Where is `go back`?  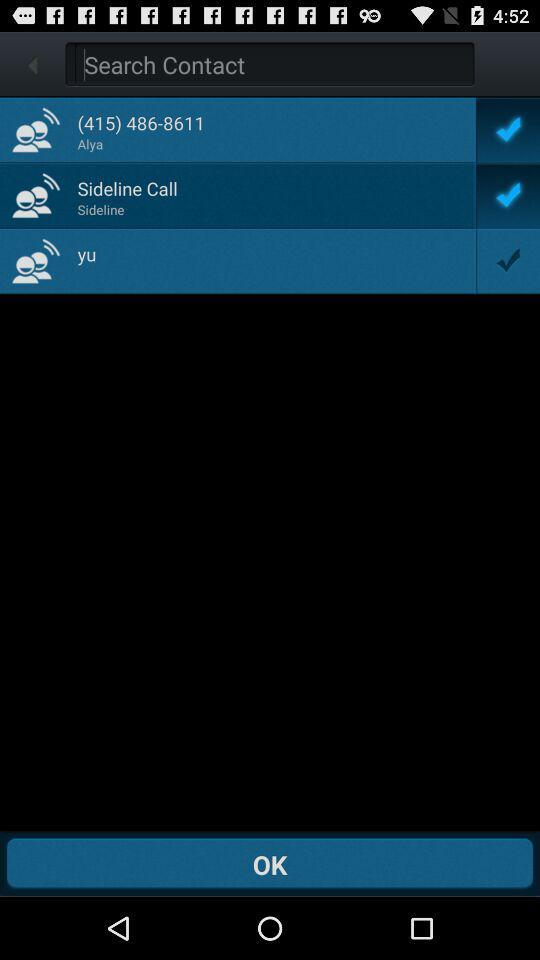 go back is located at coordinates (31, 64).